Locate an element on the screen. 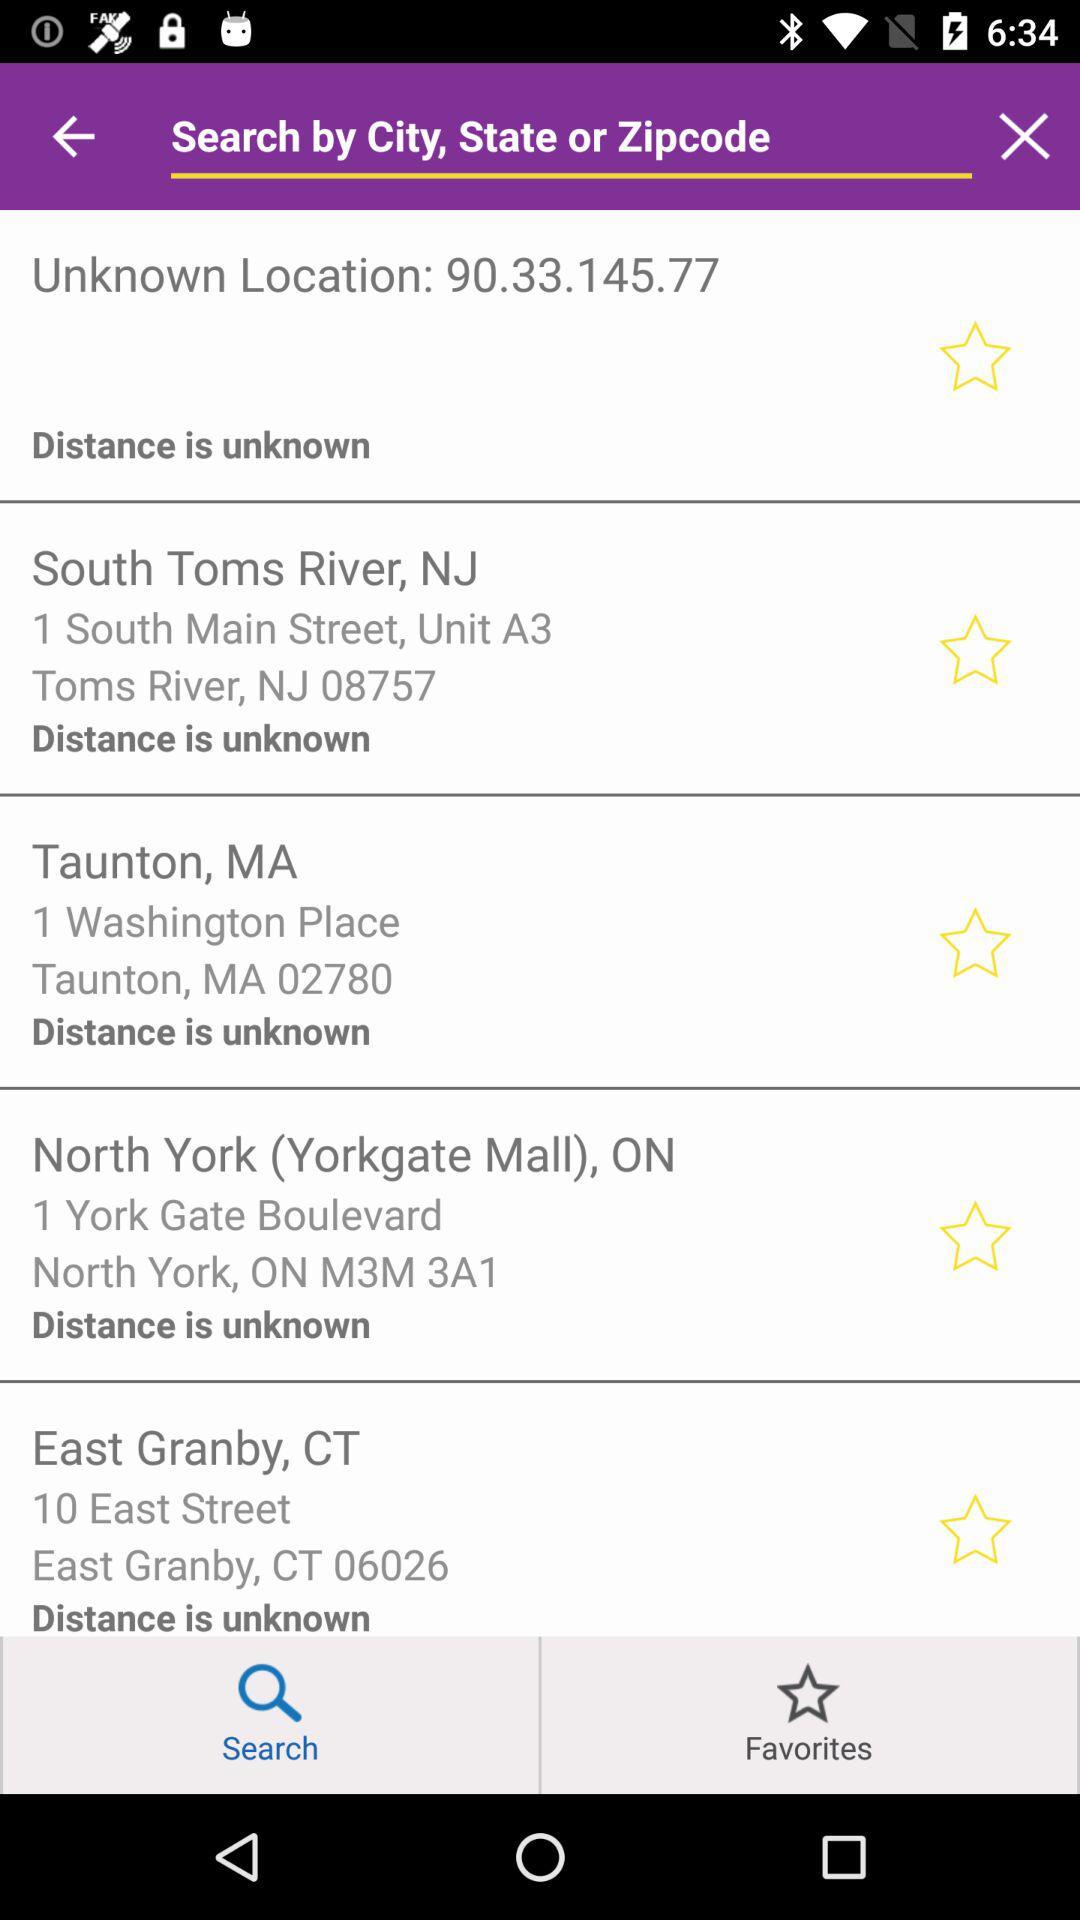 This screenshot has width=1080, height=1920. item to the right of favorites item is located at coordinates (1077, 1714).